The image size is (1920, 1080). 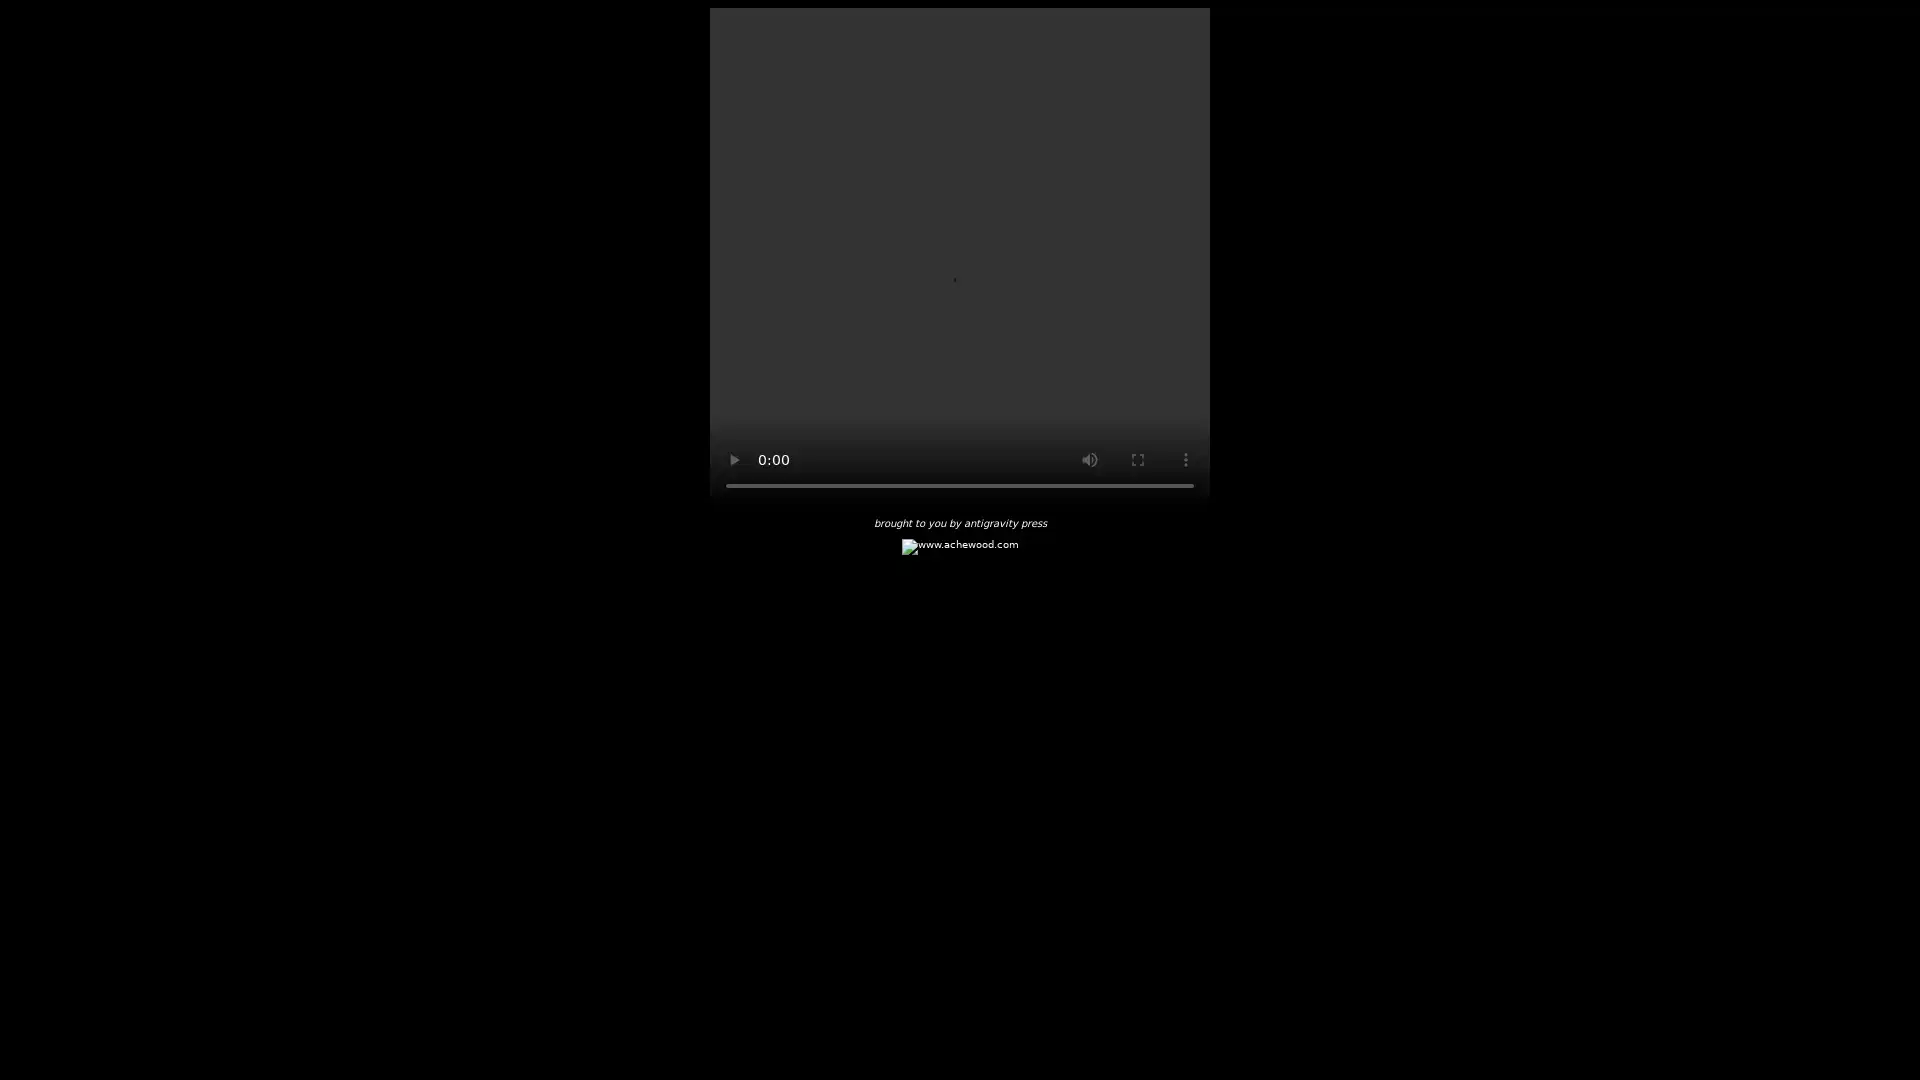 I want to click on enter full screen, so click(x=1137, y=459).